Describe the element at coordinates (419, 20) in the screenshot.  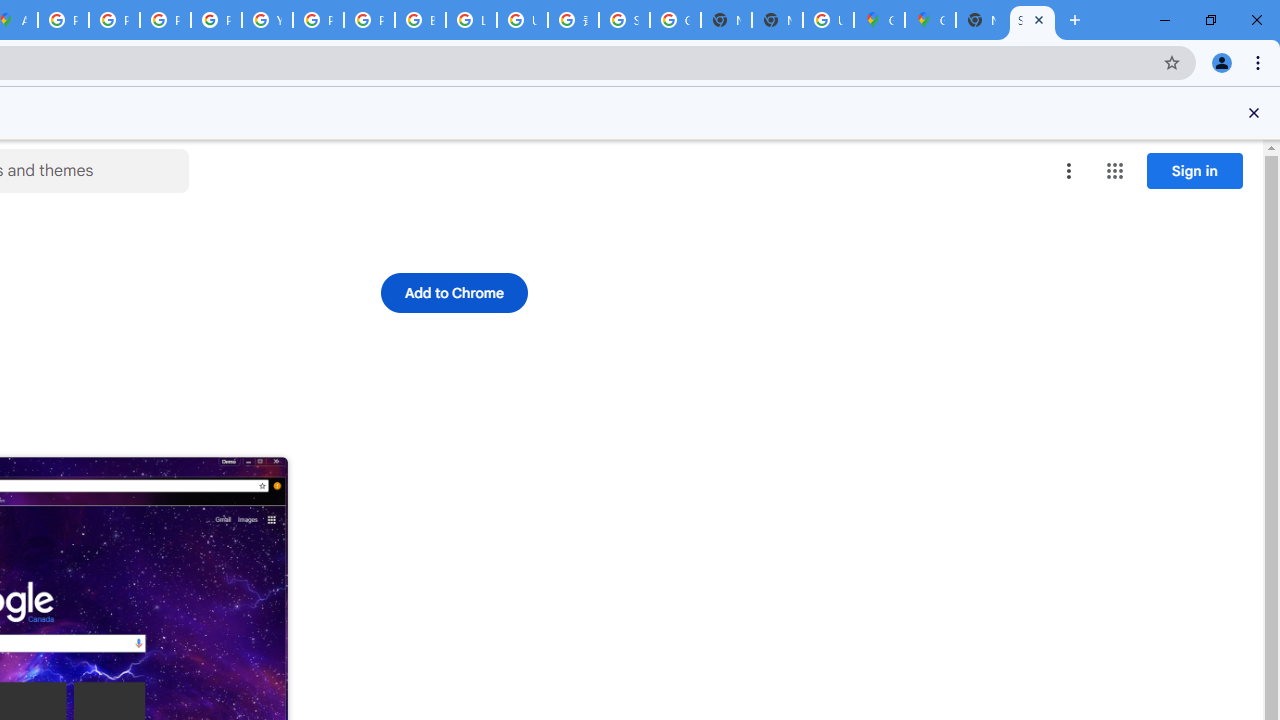
I see `'Browse Chrome as a guest - Computer - Google Chrome Help'` at that location.